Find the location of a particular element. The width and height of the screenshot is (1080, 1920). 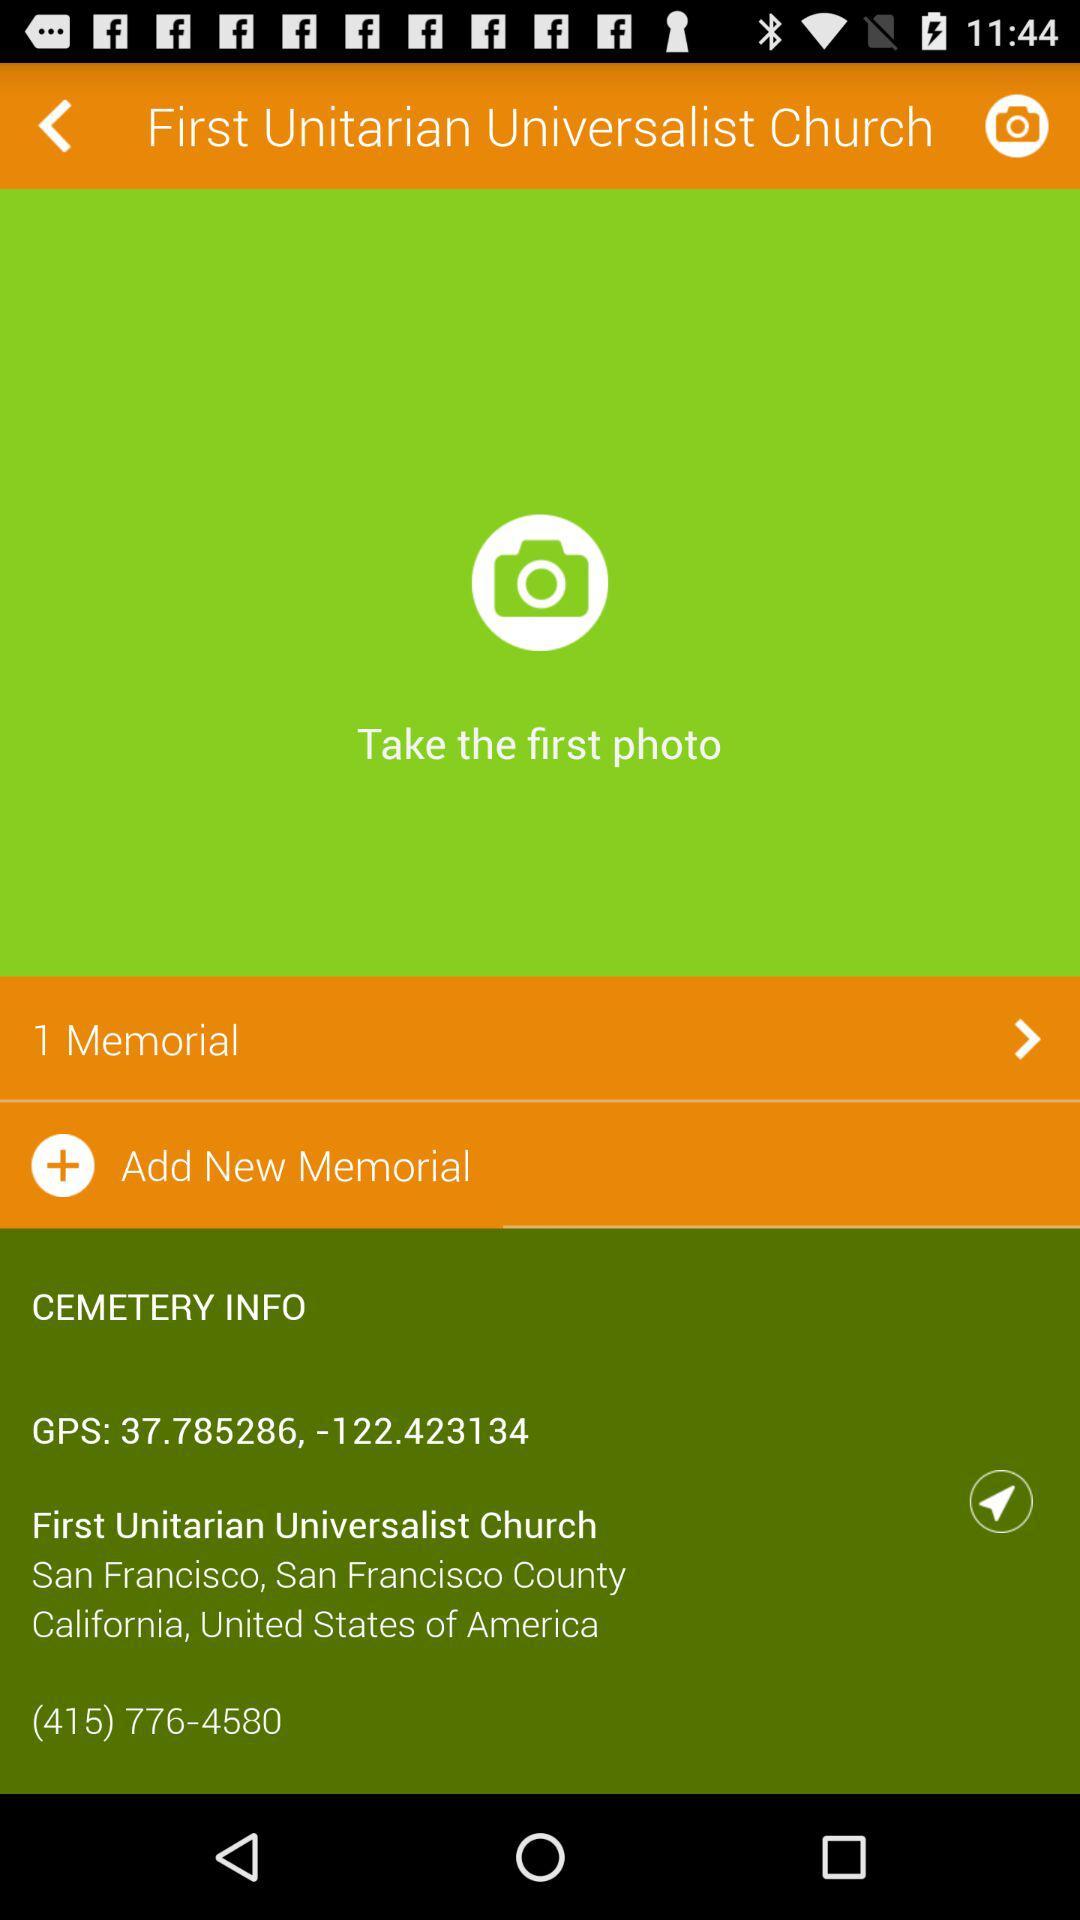

(415) 776-4580 is located at coordinates (540, 1718).